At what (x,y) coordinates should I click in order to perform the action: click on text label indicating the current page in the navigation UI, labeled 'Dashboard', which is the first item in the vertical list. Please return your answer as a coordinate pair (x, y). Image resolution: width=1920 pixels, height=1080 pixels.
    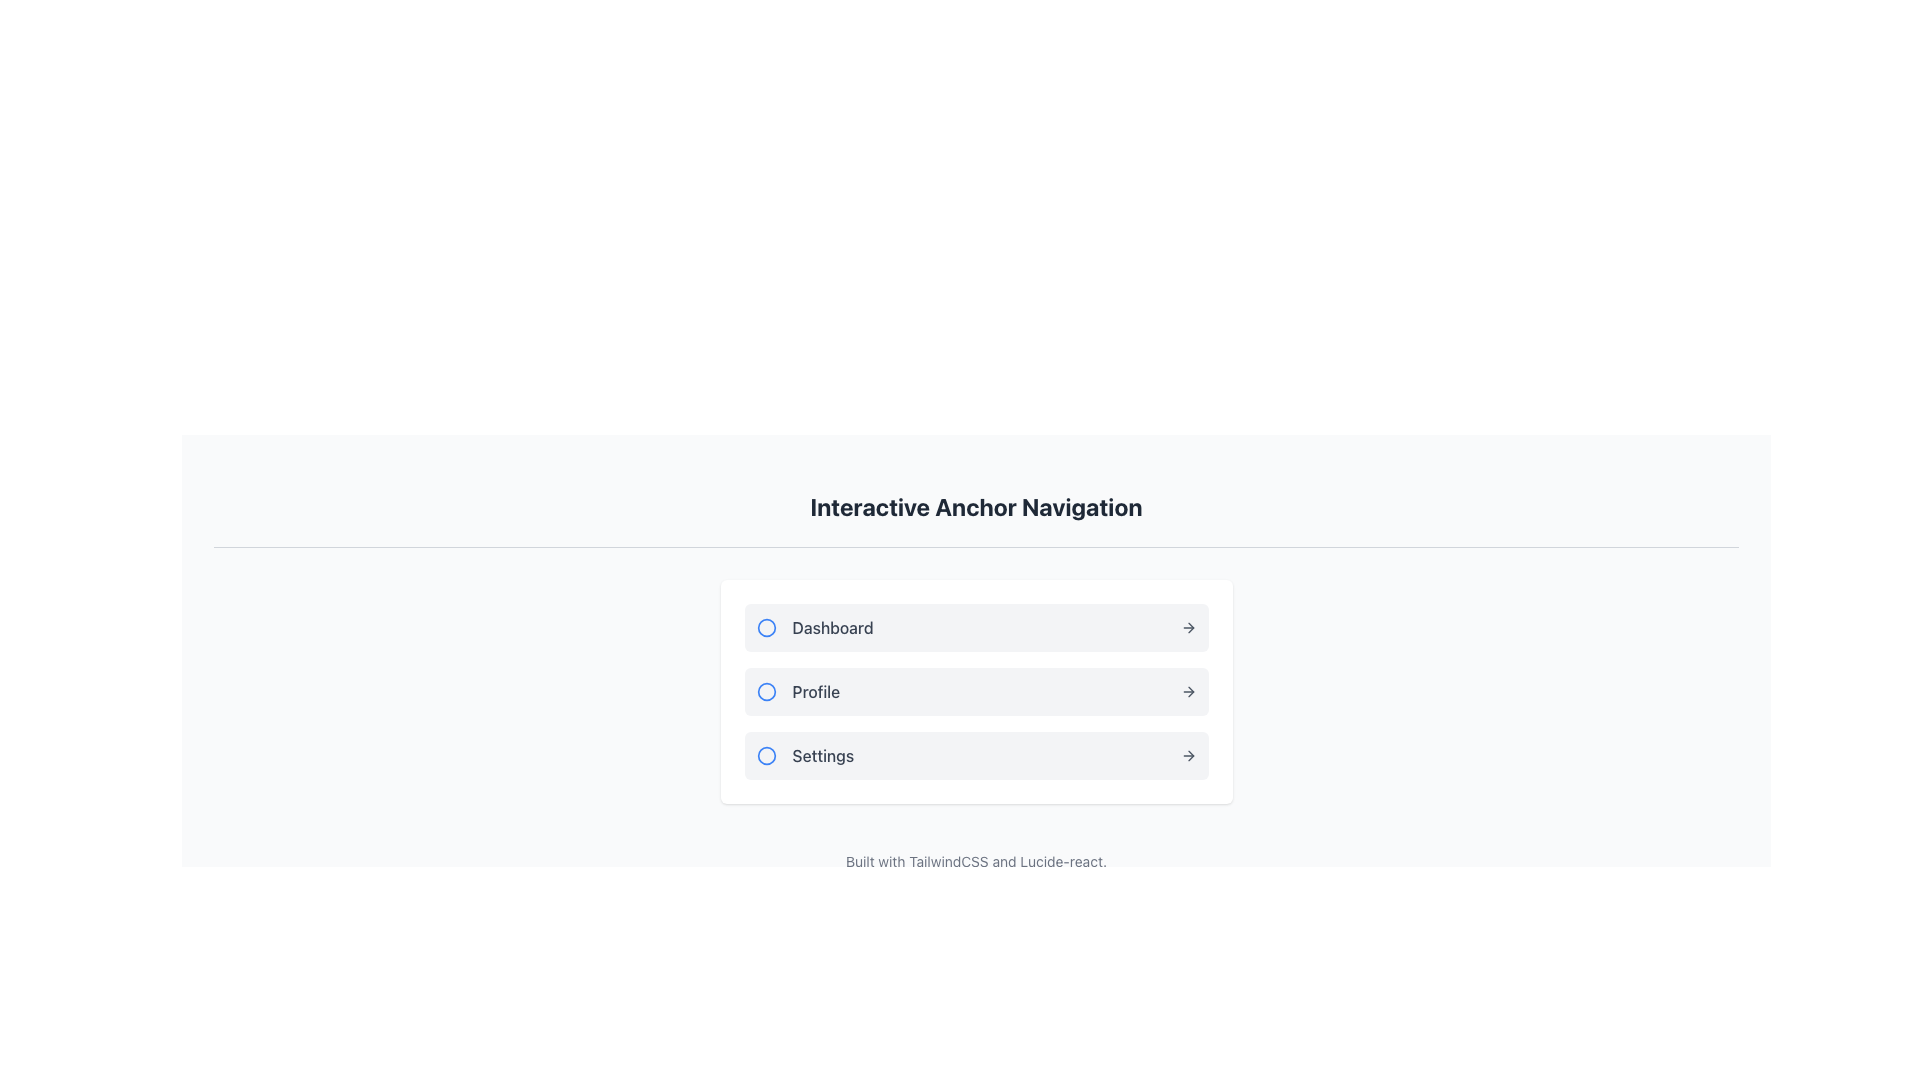
    Looking at the image, I should click on (815, 627).